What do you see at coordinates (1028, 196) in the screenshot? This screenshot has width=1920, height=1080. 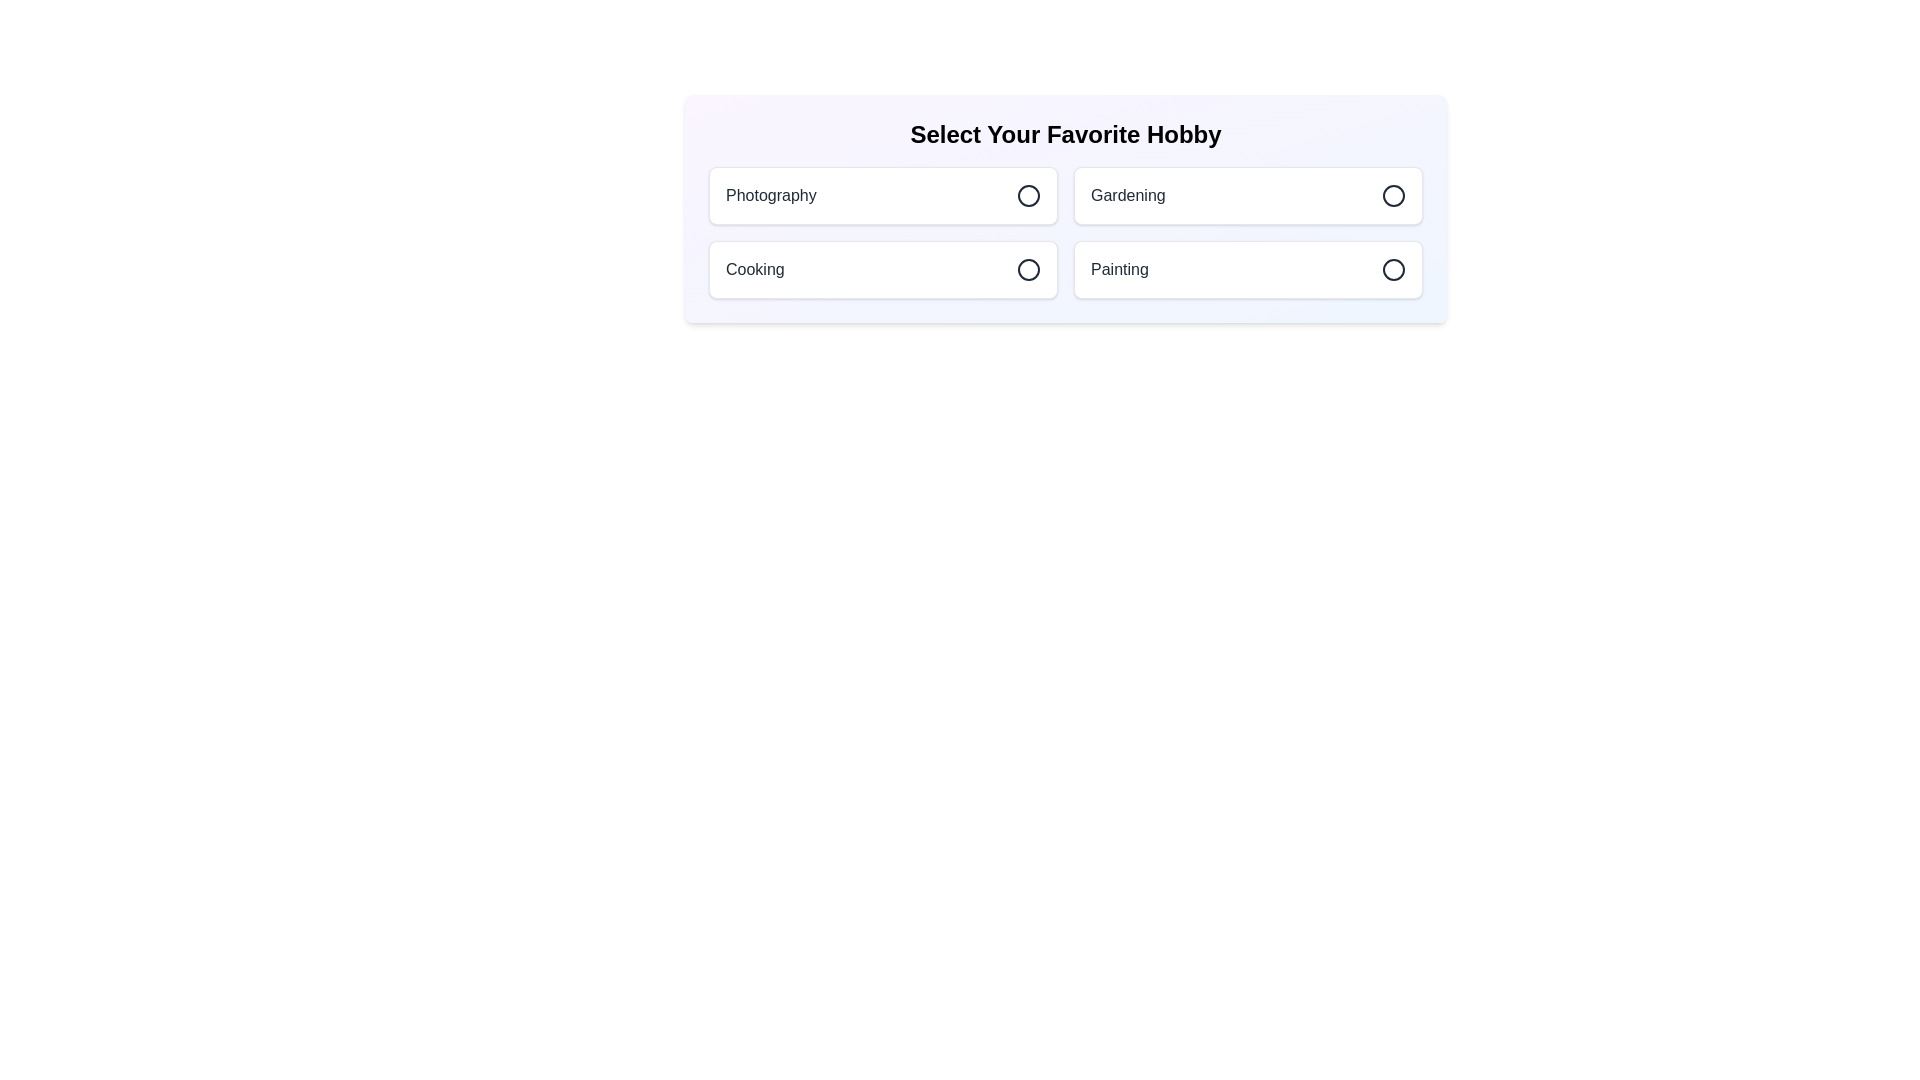 I see `the SVG circle graphical element that functions as a radio button selection indicator adjacent to the text 'Photography'` at bounding box center [1028, 196].